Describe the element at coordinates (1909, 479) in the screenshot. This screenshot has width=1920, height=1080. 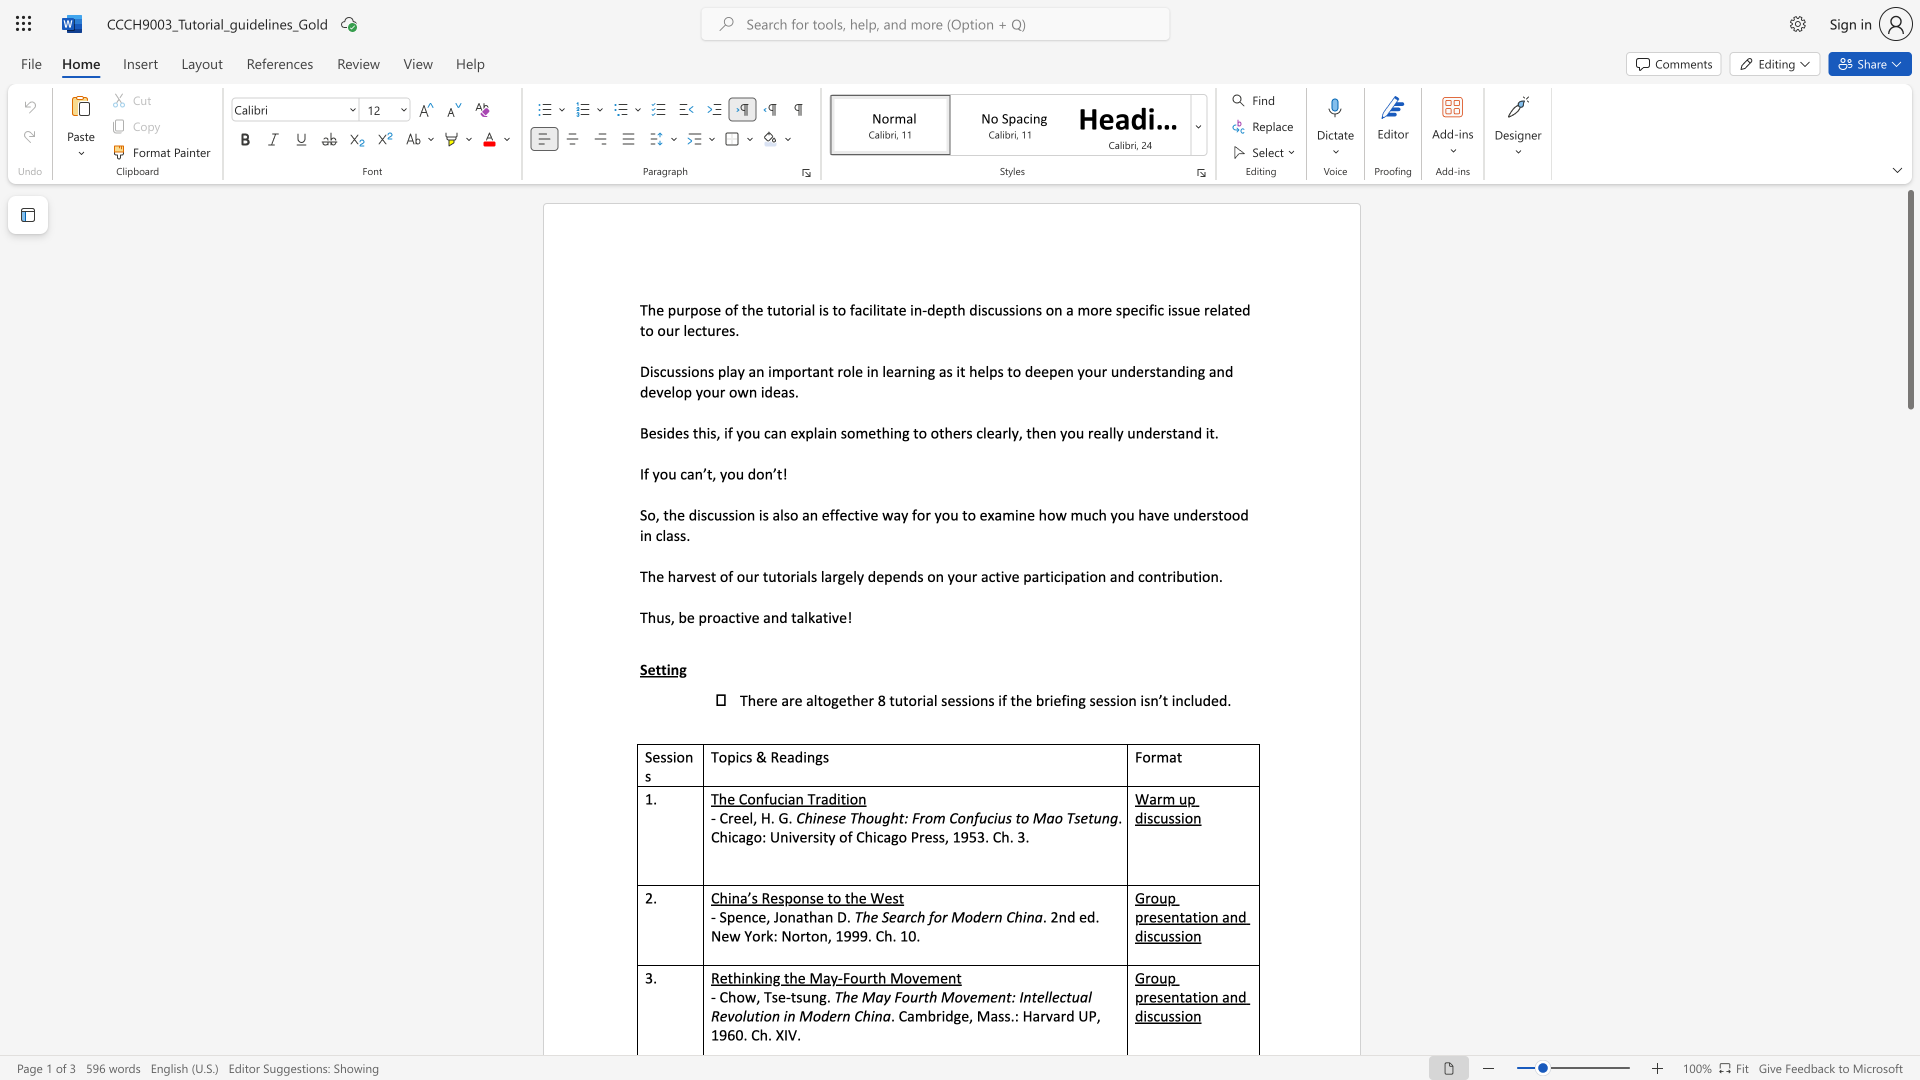
I see `the right-hand scrollbar to descend the page` at that location.